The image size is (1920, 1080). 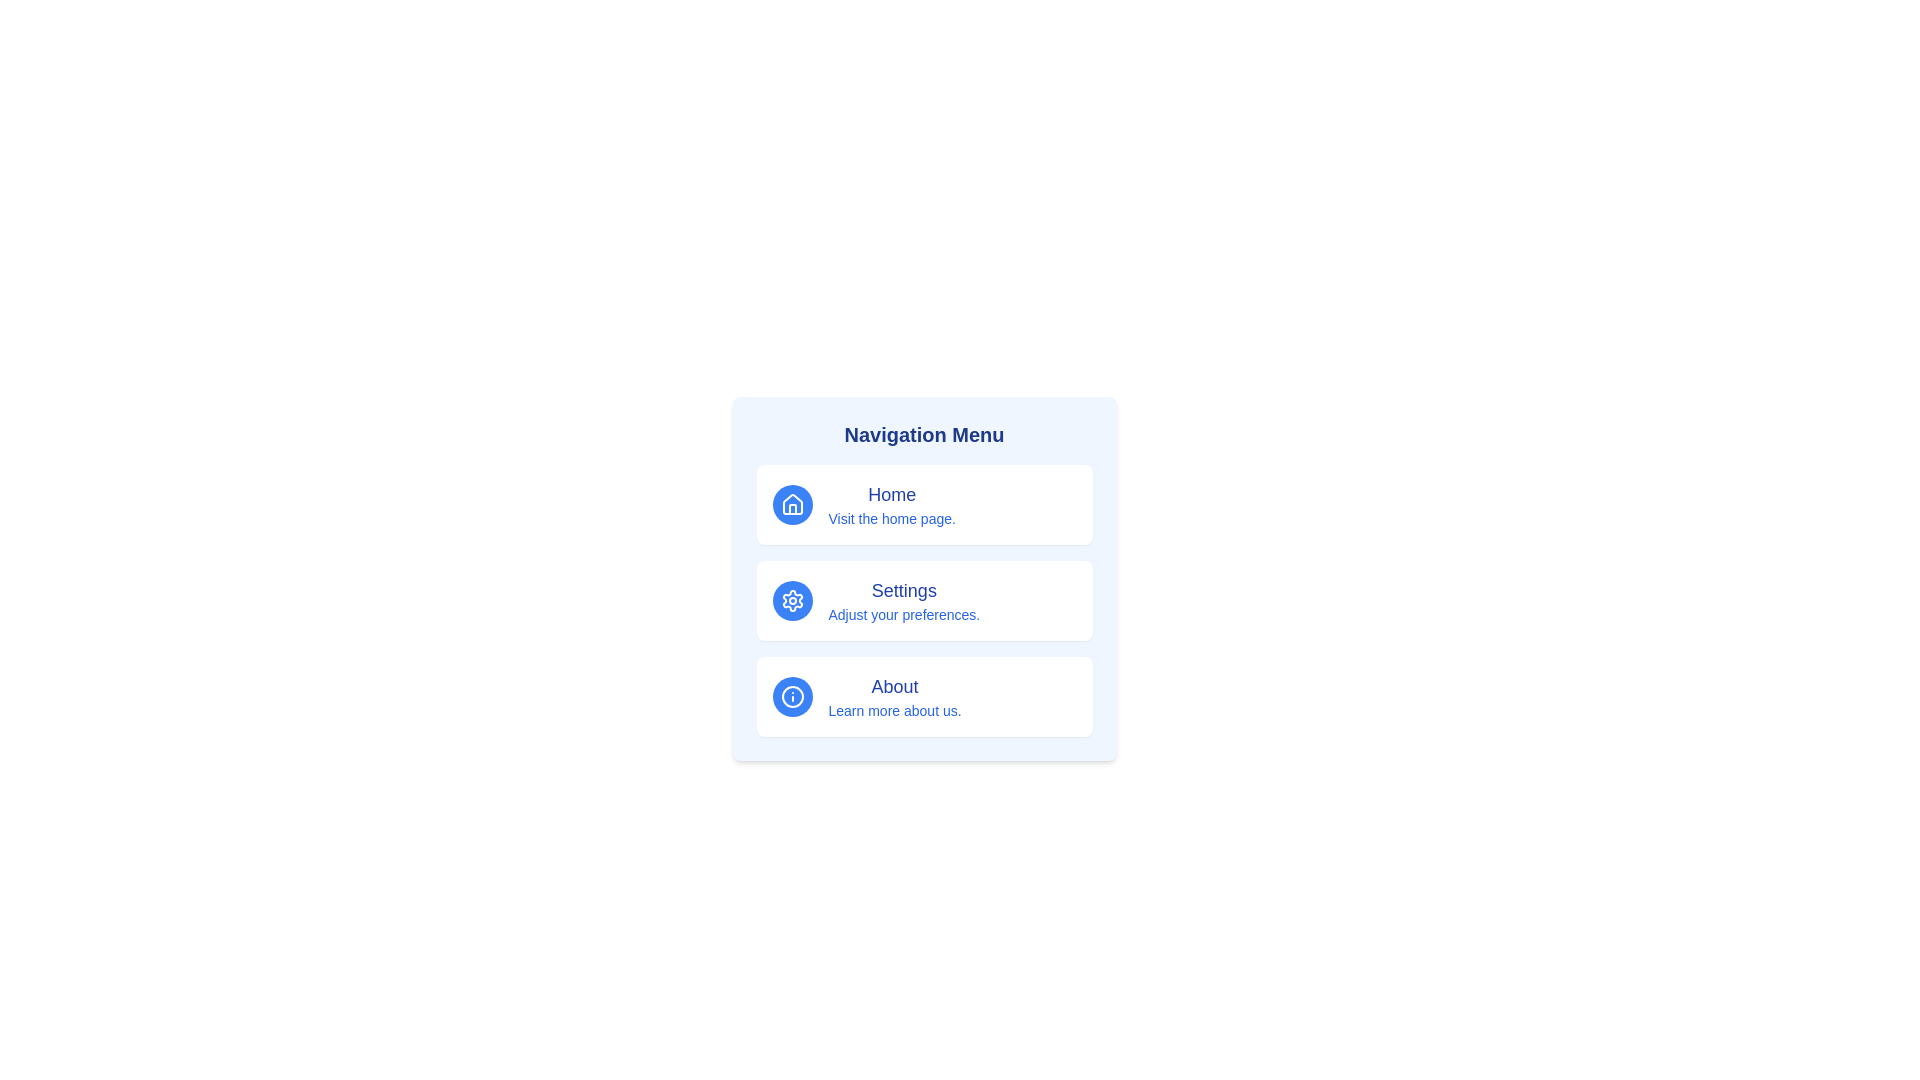 I want to click on the 'About' button or interactive panel with icon and text, so click(x=923, y=696).